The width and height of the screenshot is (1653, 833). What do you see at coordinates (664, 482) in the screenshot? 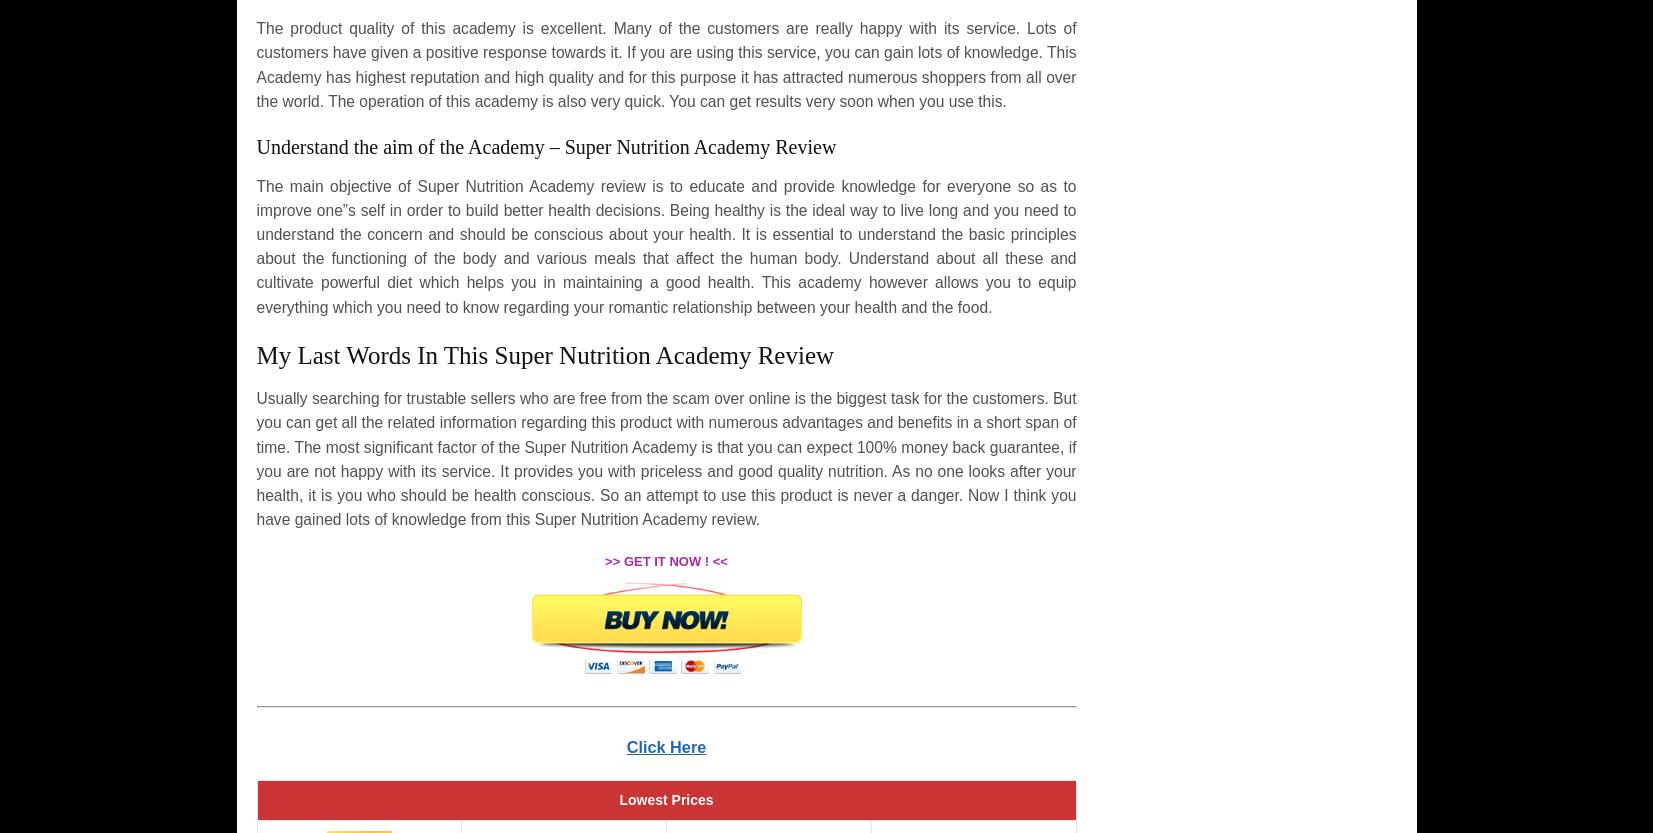
I see `'is that you can expect 100% money back guarantee, if you are not happy with its service. It provides you with priceless and good quality nutrition. As no one looks after your health, it is you who should be health conscious. So an attempt to use this product is never a danger. Now I think you have gained lots of knowledge from this'` at bounding box center [664, 482].